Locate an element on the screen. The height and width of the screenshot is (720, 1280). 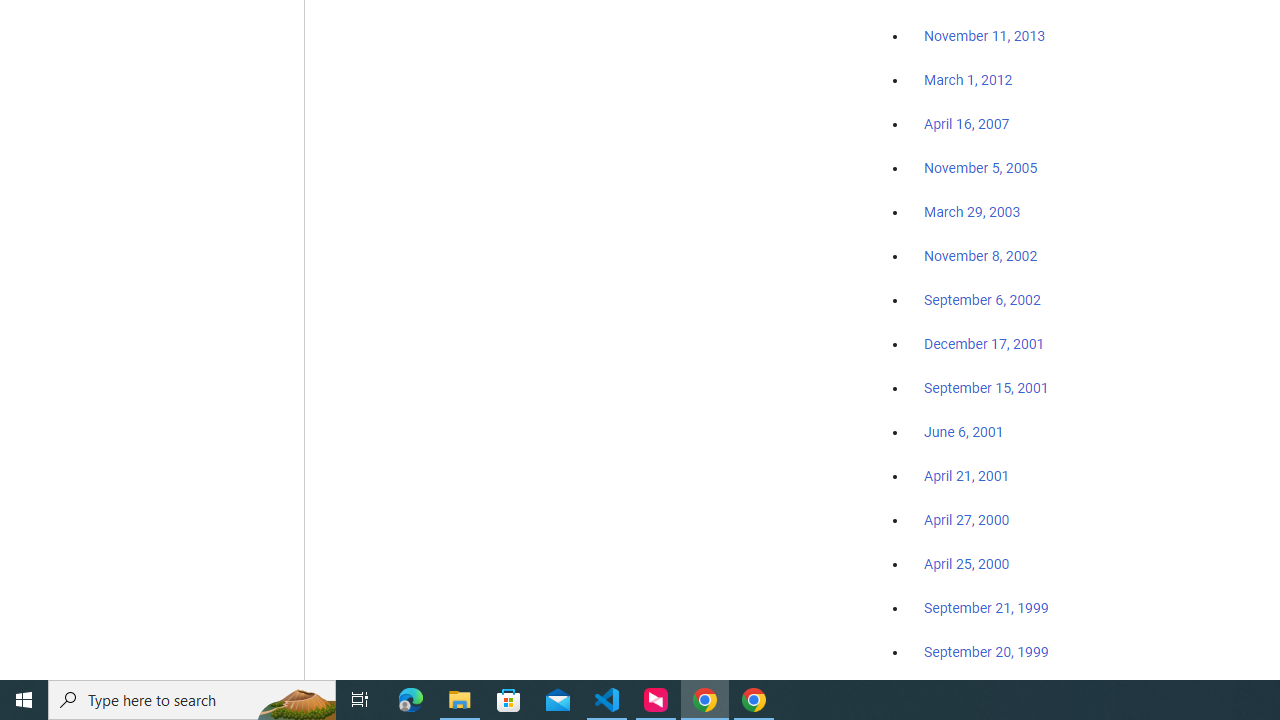
'September 6, 2002' is located at coordinates (982, 299).